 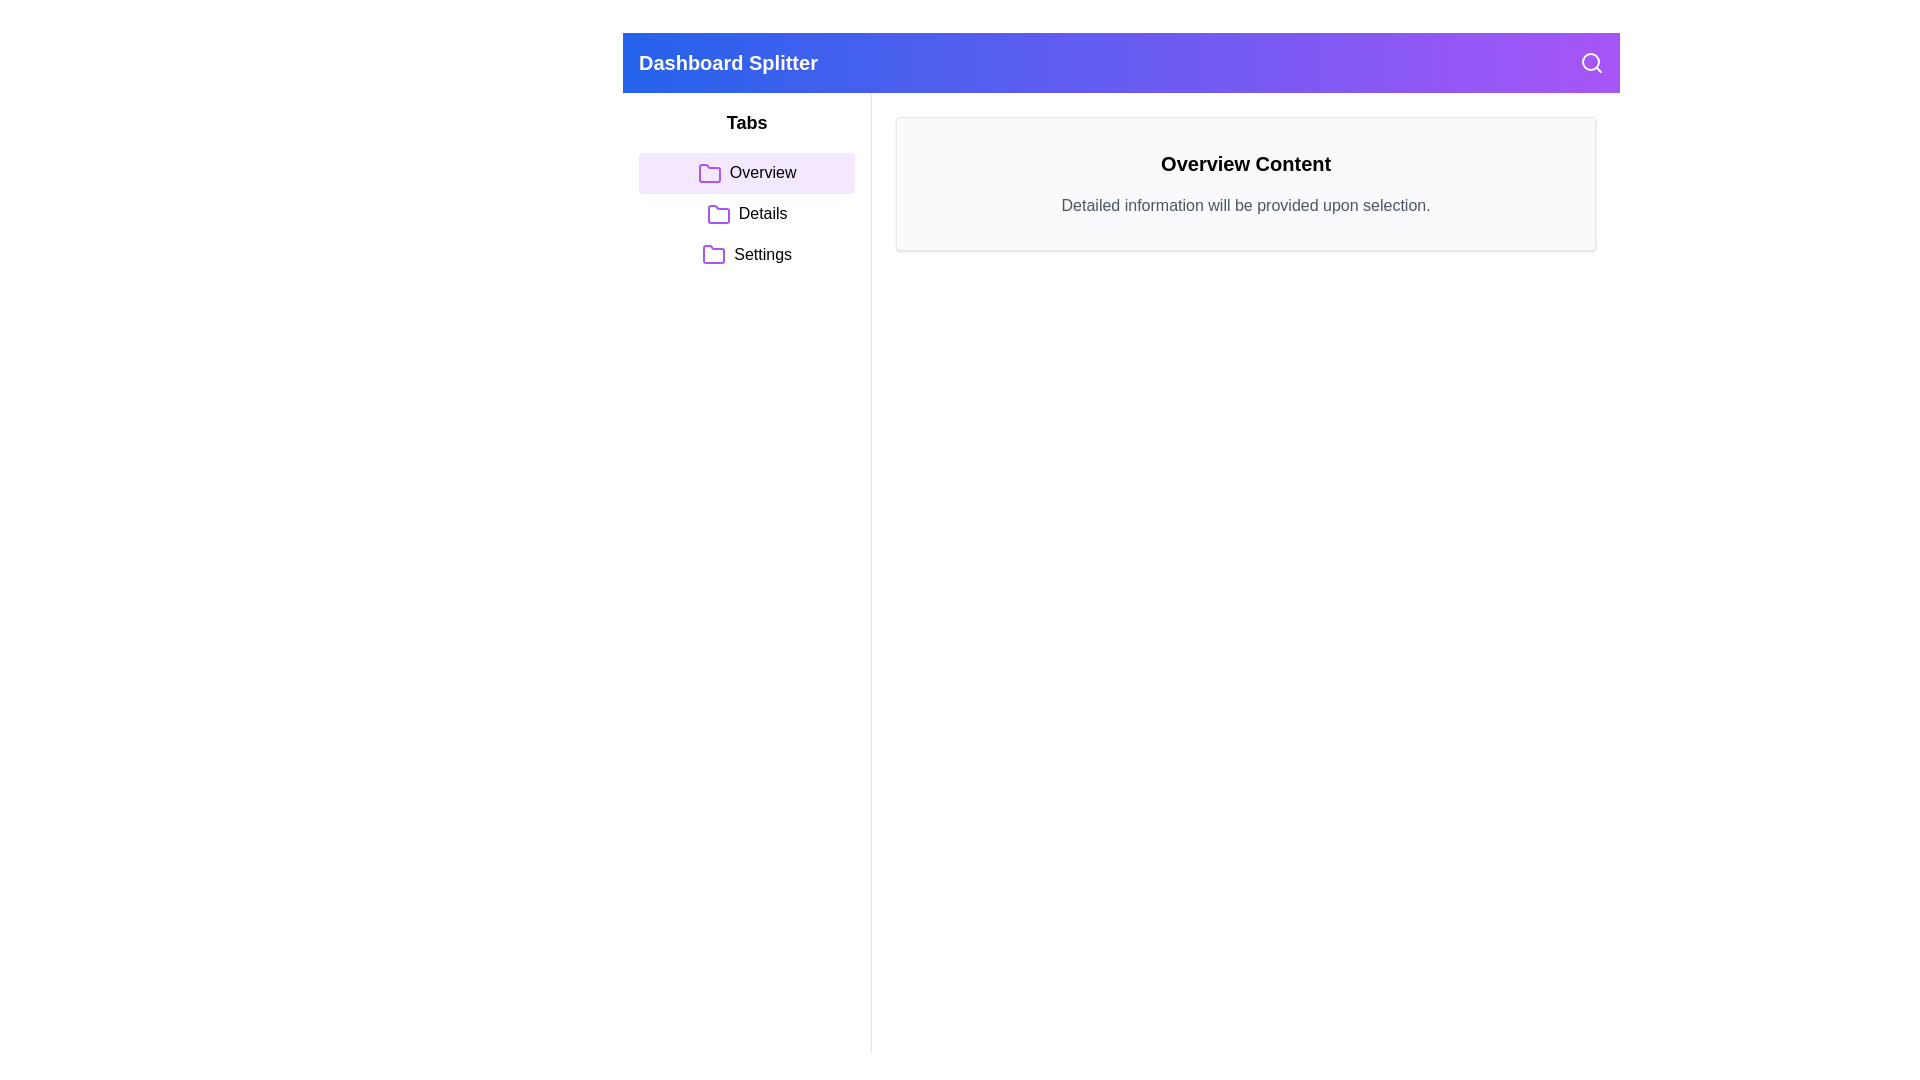 I want to click on the static text label that describes the sections in the sidebar, located above the 'Overview' section, so click(x=746, y=123).